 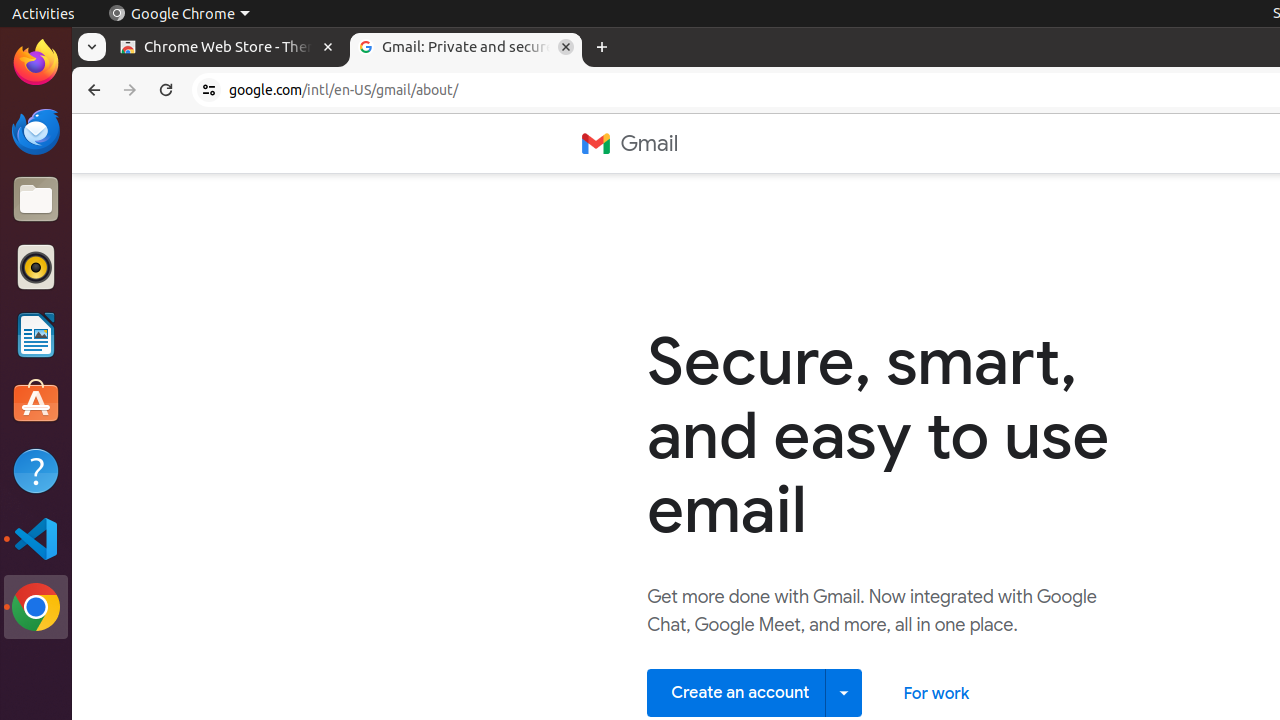 I want to click on 'Forward', so click(x=129, y=90).